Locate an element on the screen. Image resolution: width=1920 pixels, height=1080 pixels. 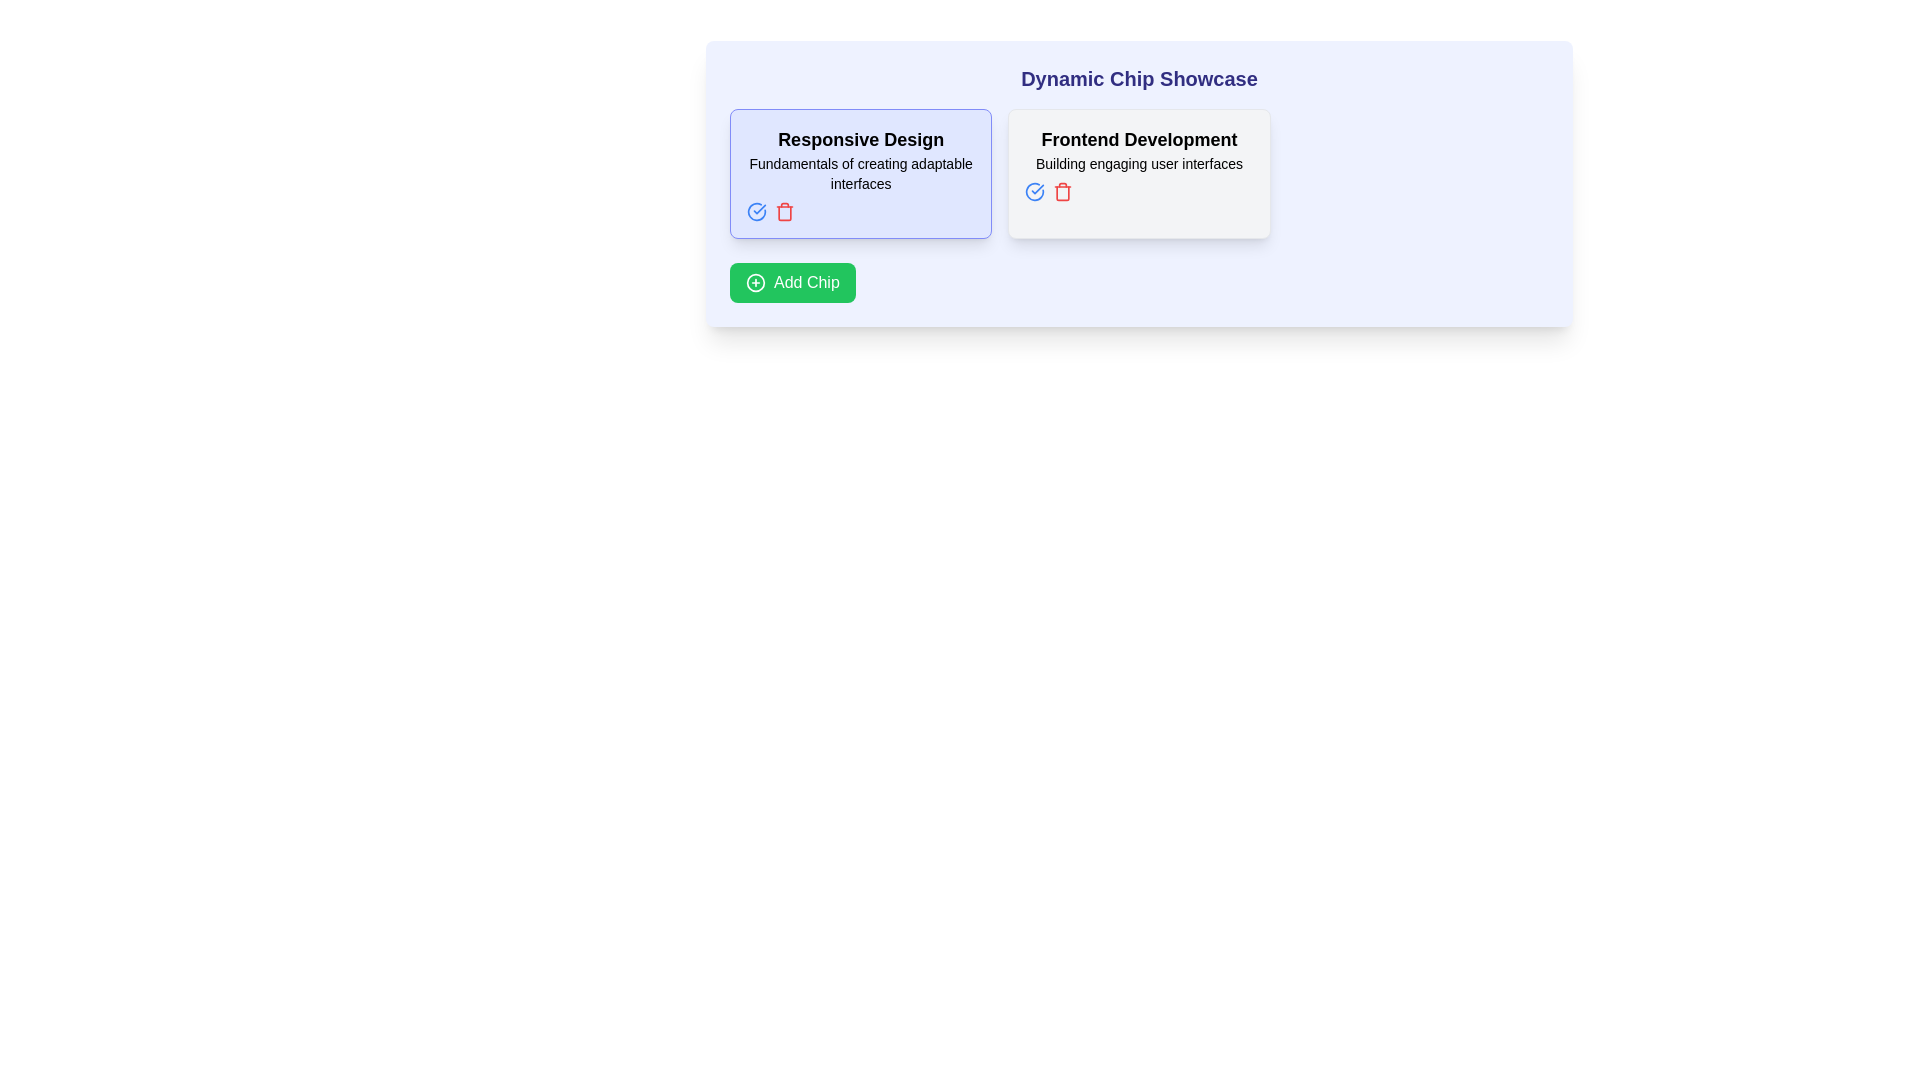
the small circular blue icon button with a checkmark symbol located at the top-left area of the 'Responsive Design' card is located at coordinates (756, 212).